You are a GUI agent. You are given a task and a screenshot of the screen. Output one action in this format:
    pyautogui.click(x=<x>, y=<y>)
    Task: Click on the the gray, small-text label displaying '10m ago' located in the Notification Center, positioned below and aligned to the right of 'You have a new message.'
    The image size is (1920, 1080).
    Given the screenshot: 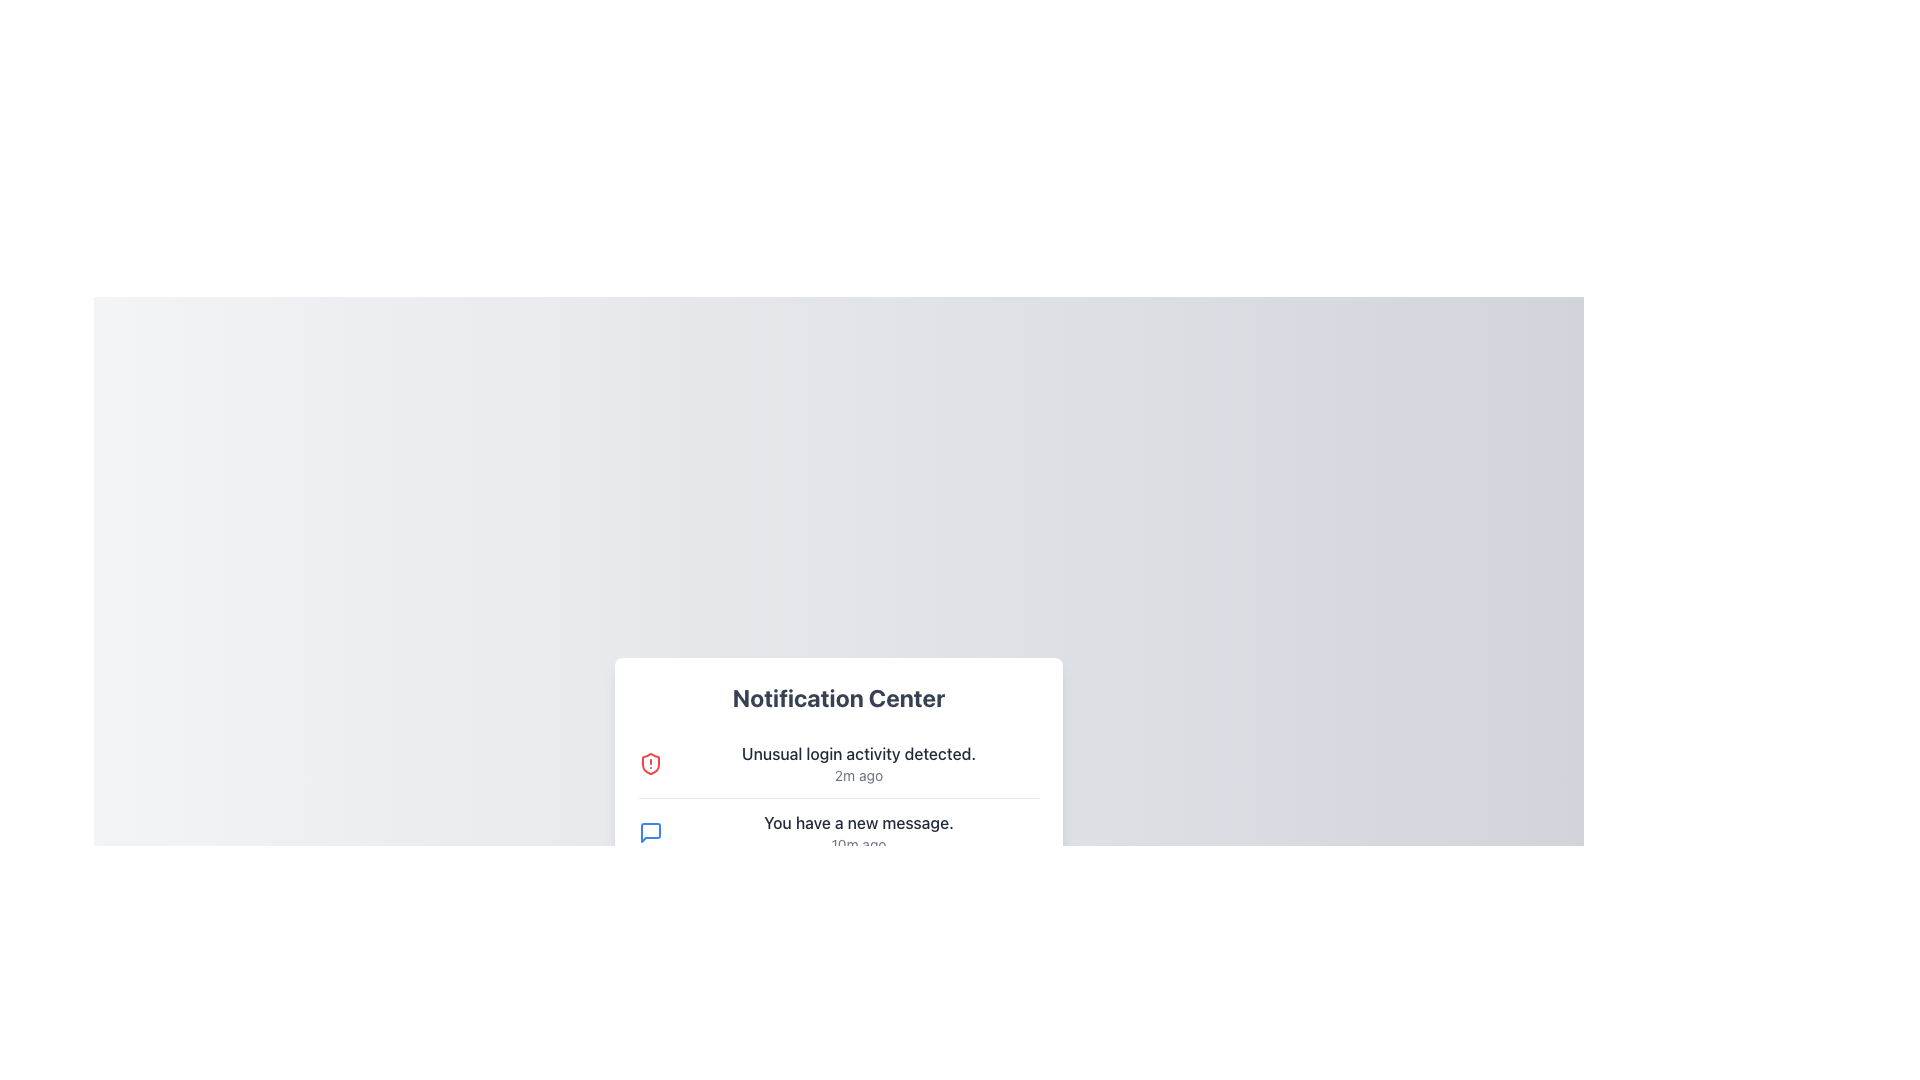 What is the action you would take?
    pyautogui.click(x=859, y=844)
    